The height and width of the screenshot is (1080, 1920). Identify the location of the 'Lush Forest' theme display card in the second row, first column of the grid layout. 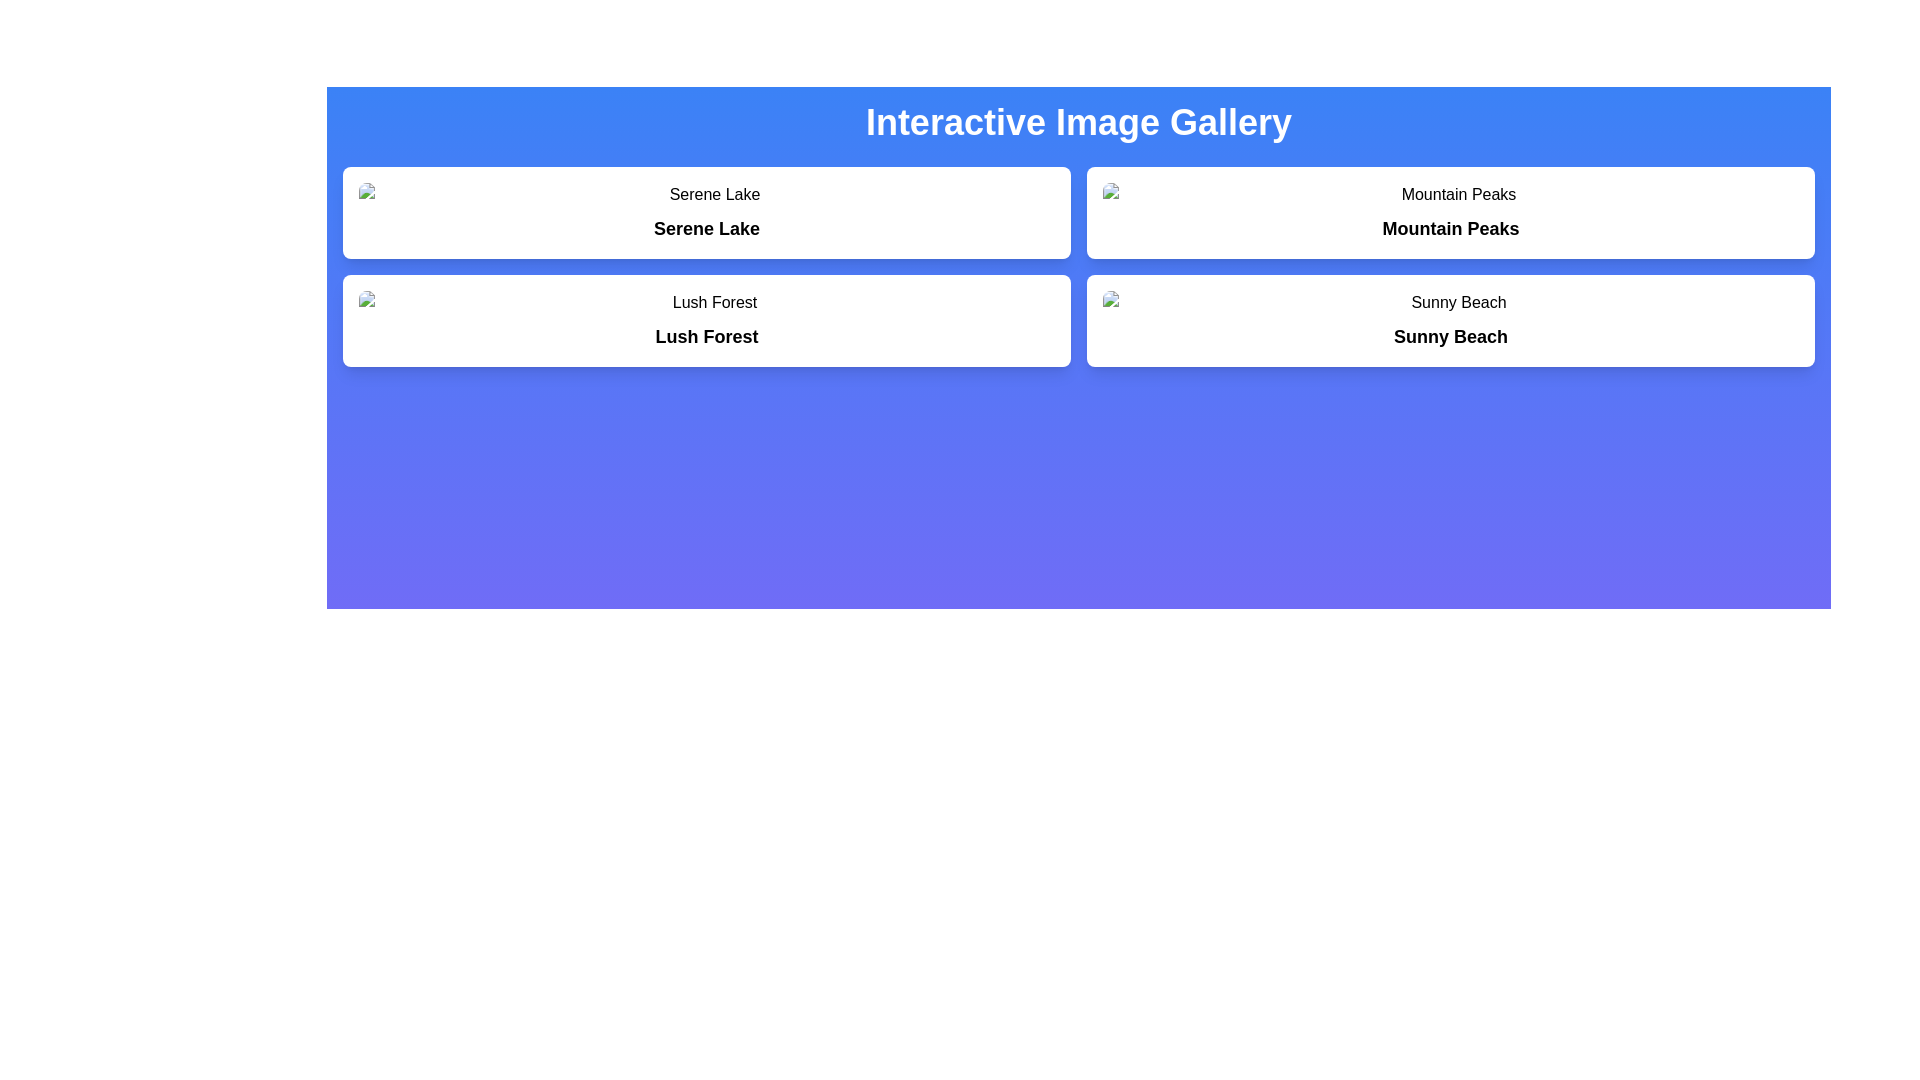
(706, 319).